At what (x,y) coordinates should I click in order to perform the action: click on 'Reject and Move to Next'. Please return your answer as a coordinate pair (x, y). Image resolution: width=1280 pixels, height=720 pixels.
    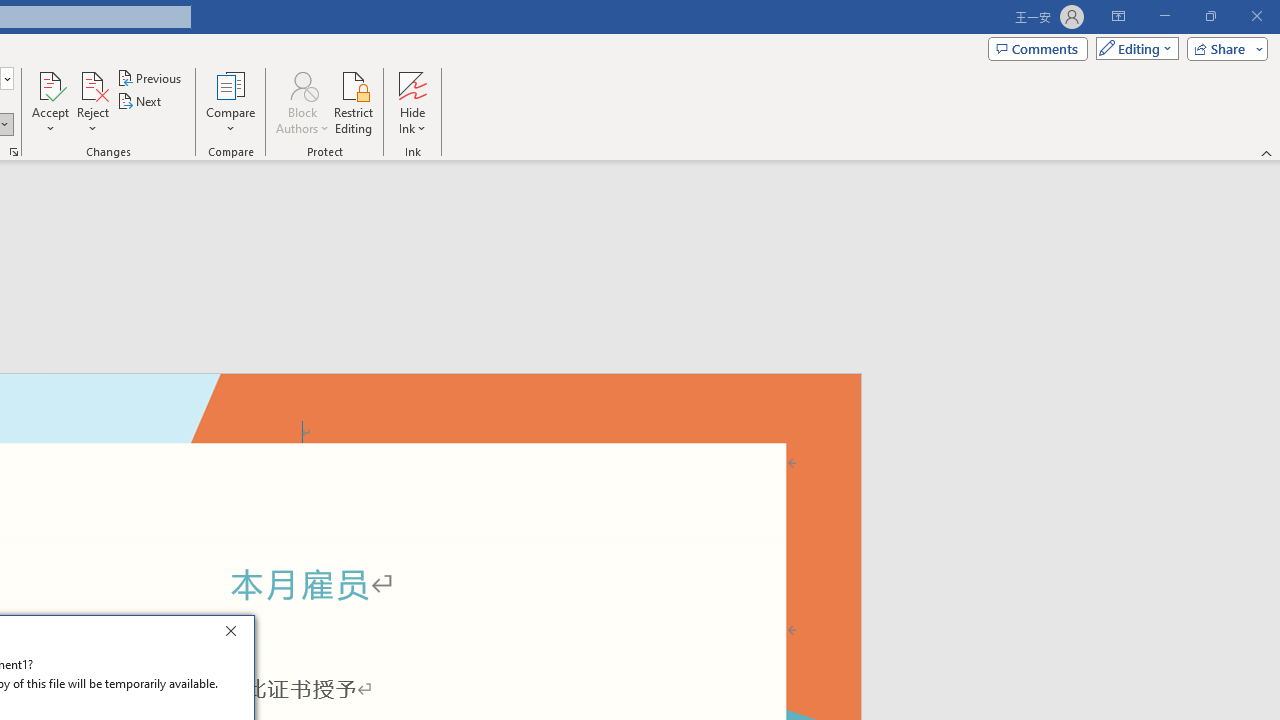
    Looking at the image, I should click on (91, 84).